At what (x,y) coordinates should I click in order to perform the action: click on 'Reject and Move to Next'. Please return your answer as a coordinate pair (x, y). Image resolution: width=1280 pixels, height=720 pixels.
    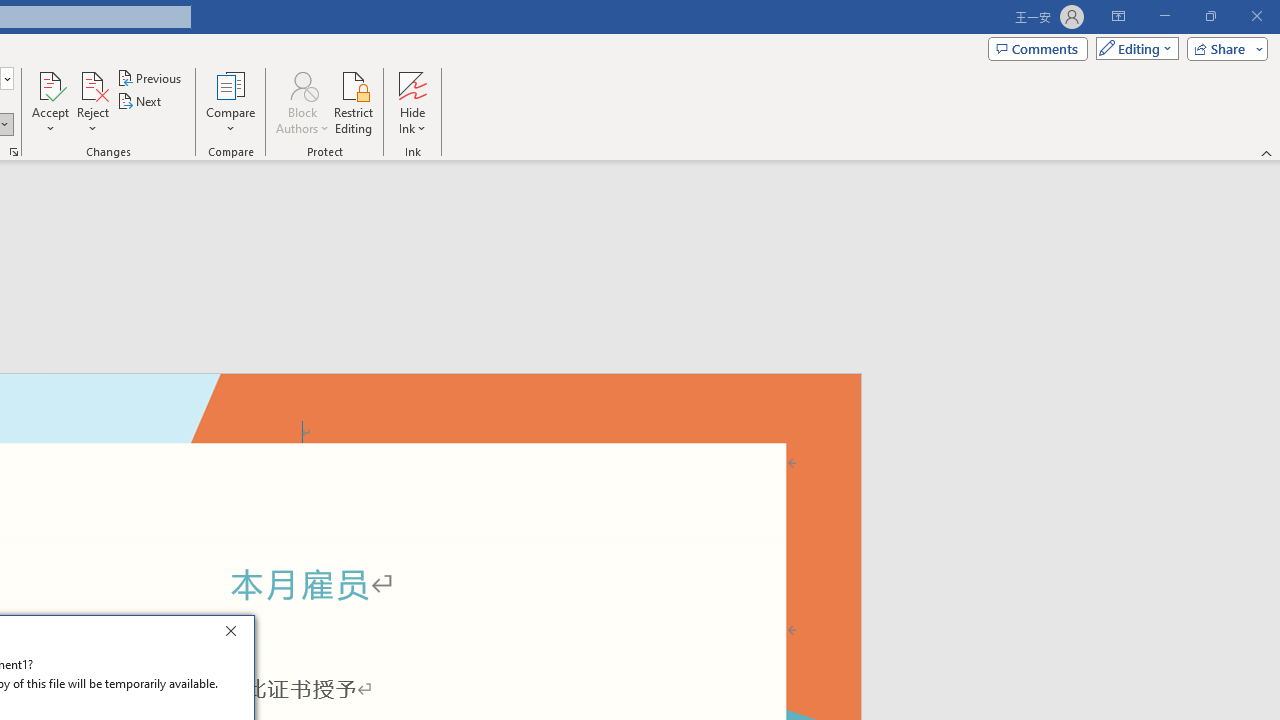
    Looking at the image, I should click on (91, 84).